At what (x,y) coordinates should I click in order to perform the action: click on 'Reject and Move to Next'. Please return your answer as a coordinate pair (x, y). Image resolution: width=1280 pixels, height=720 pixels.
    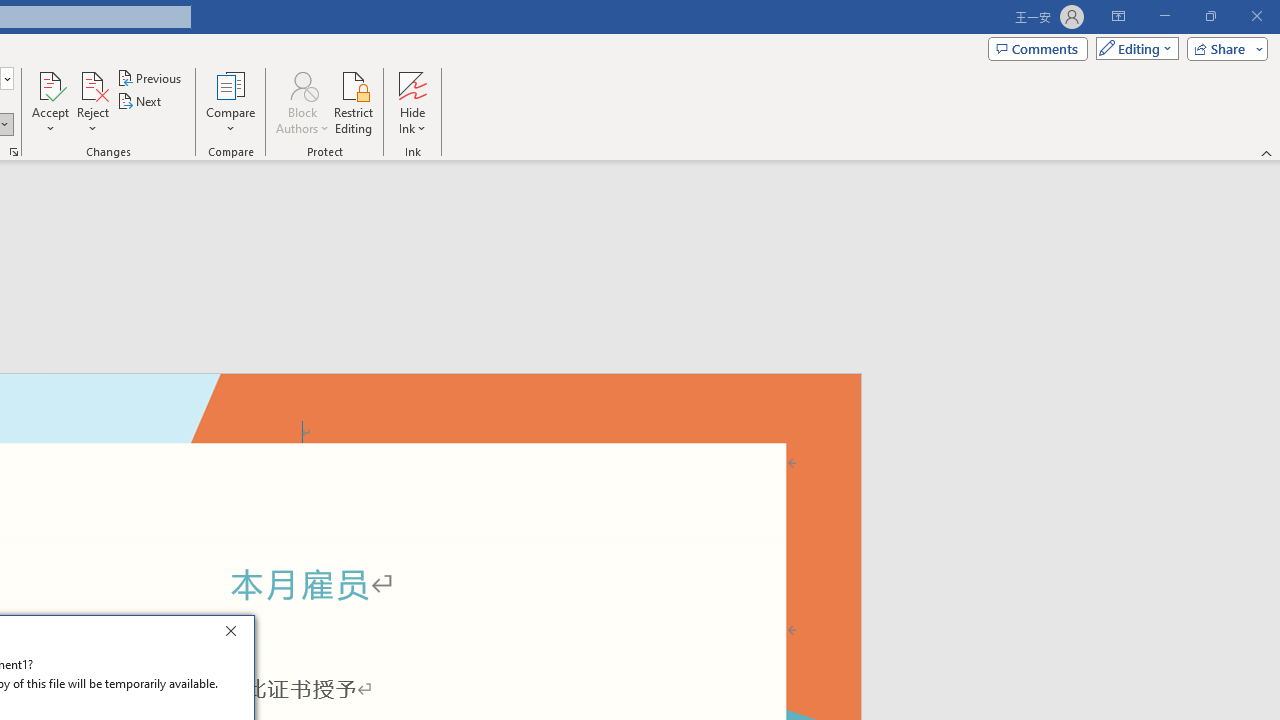
    Looking at the image, I should click on (91, 84).